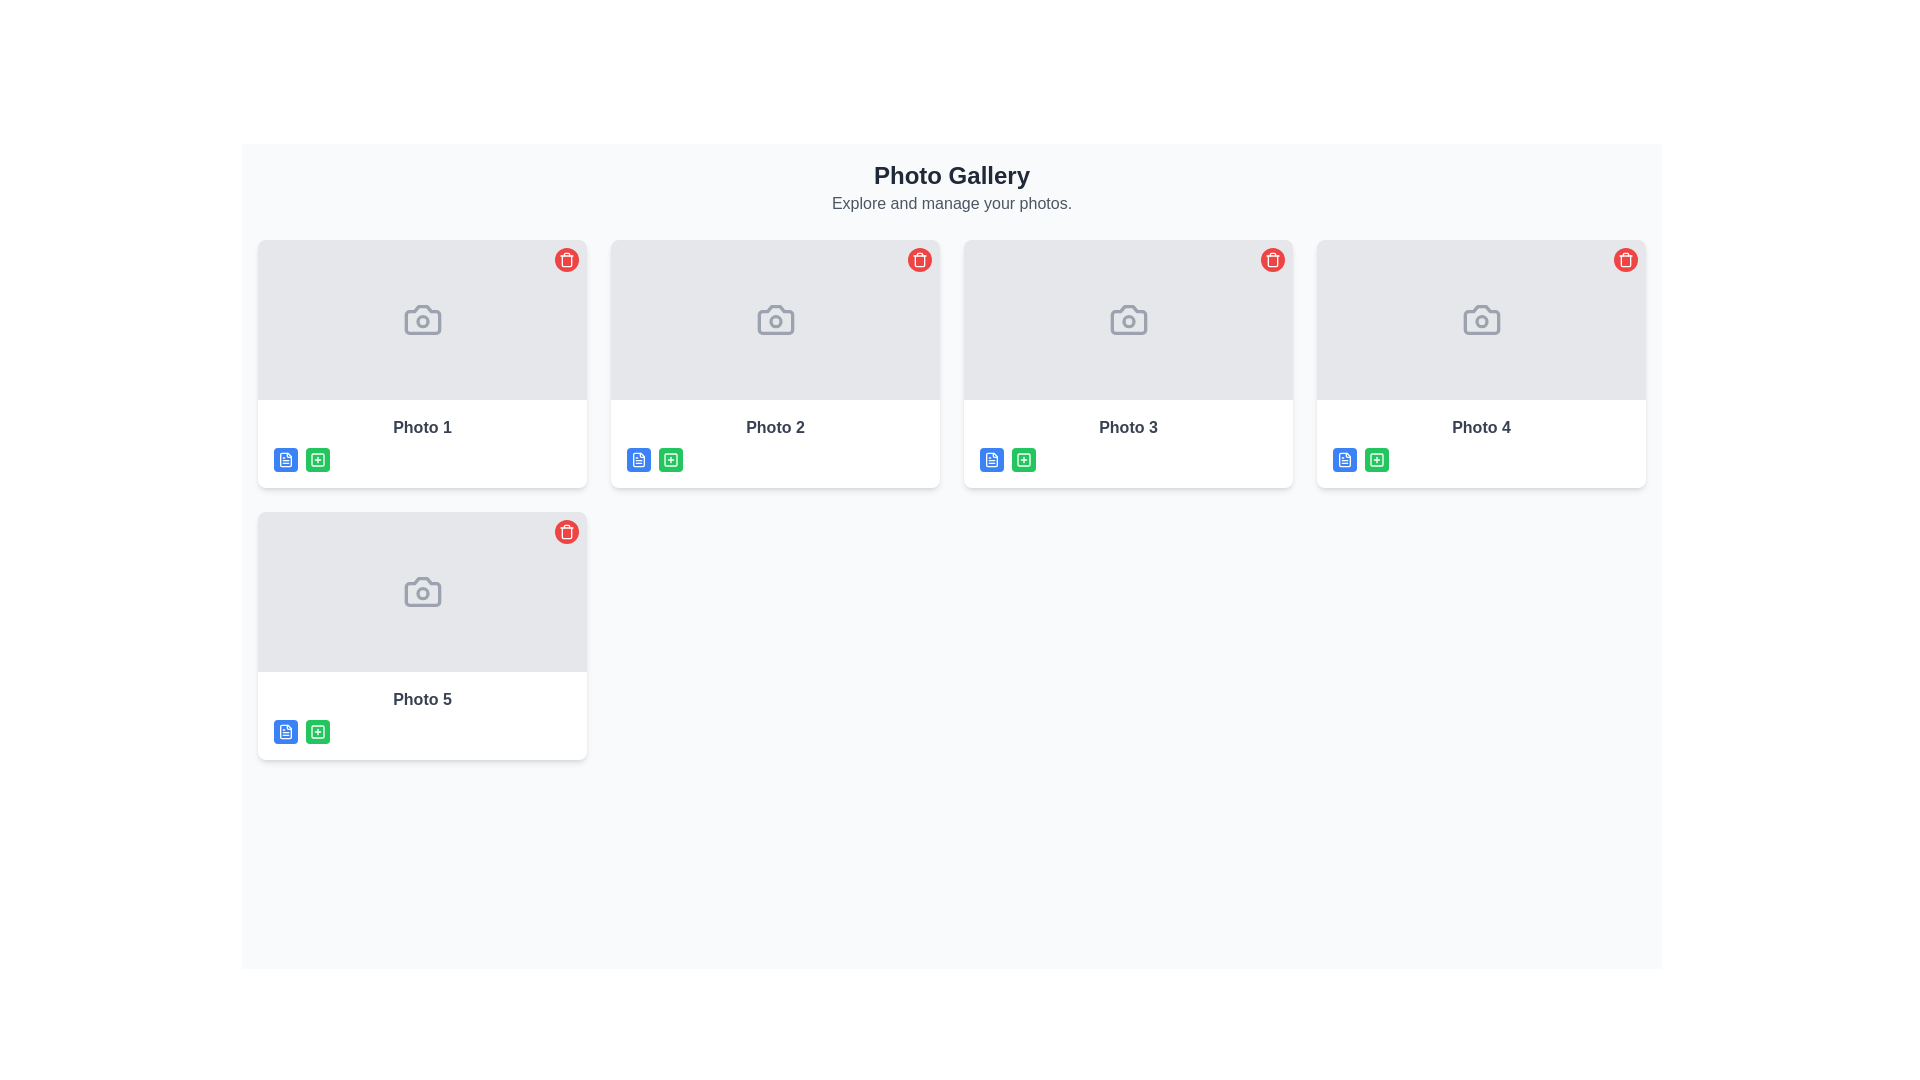 The height and width of the screenshot is (1080, 1920). I want to click on the button with an icon located at the bottom left of the photo card for 'Photo 4', so click(1344, 459).